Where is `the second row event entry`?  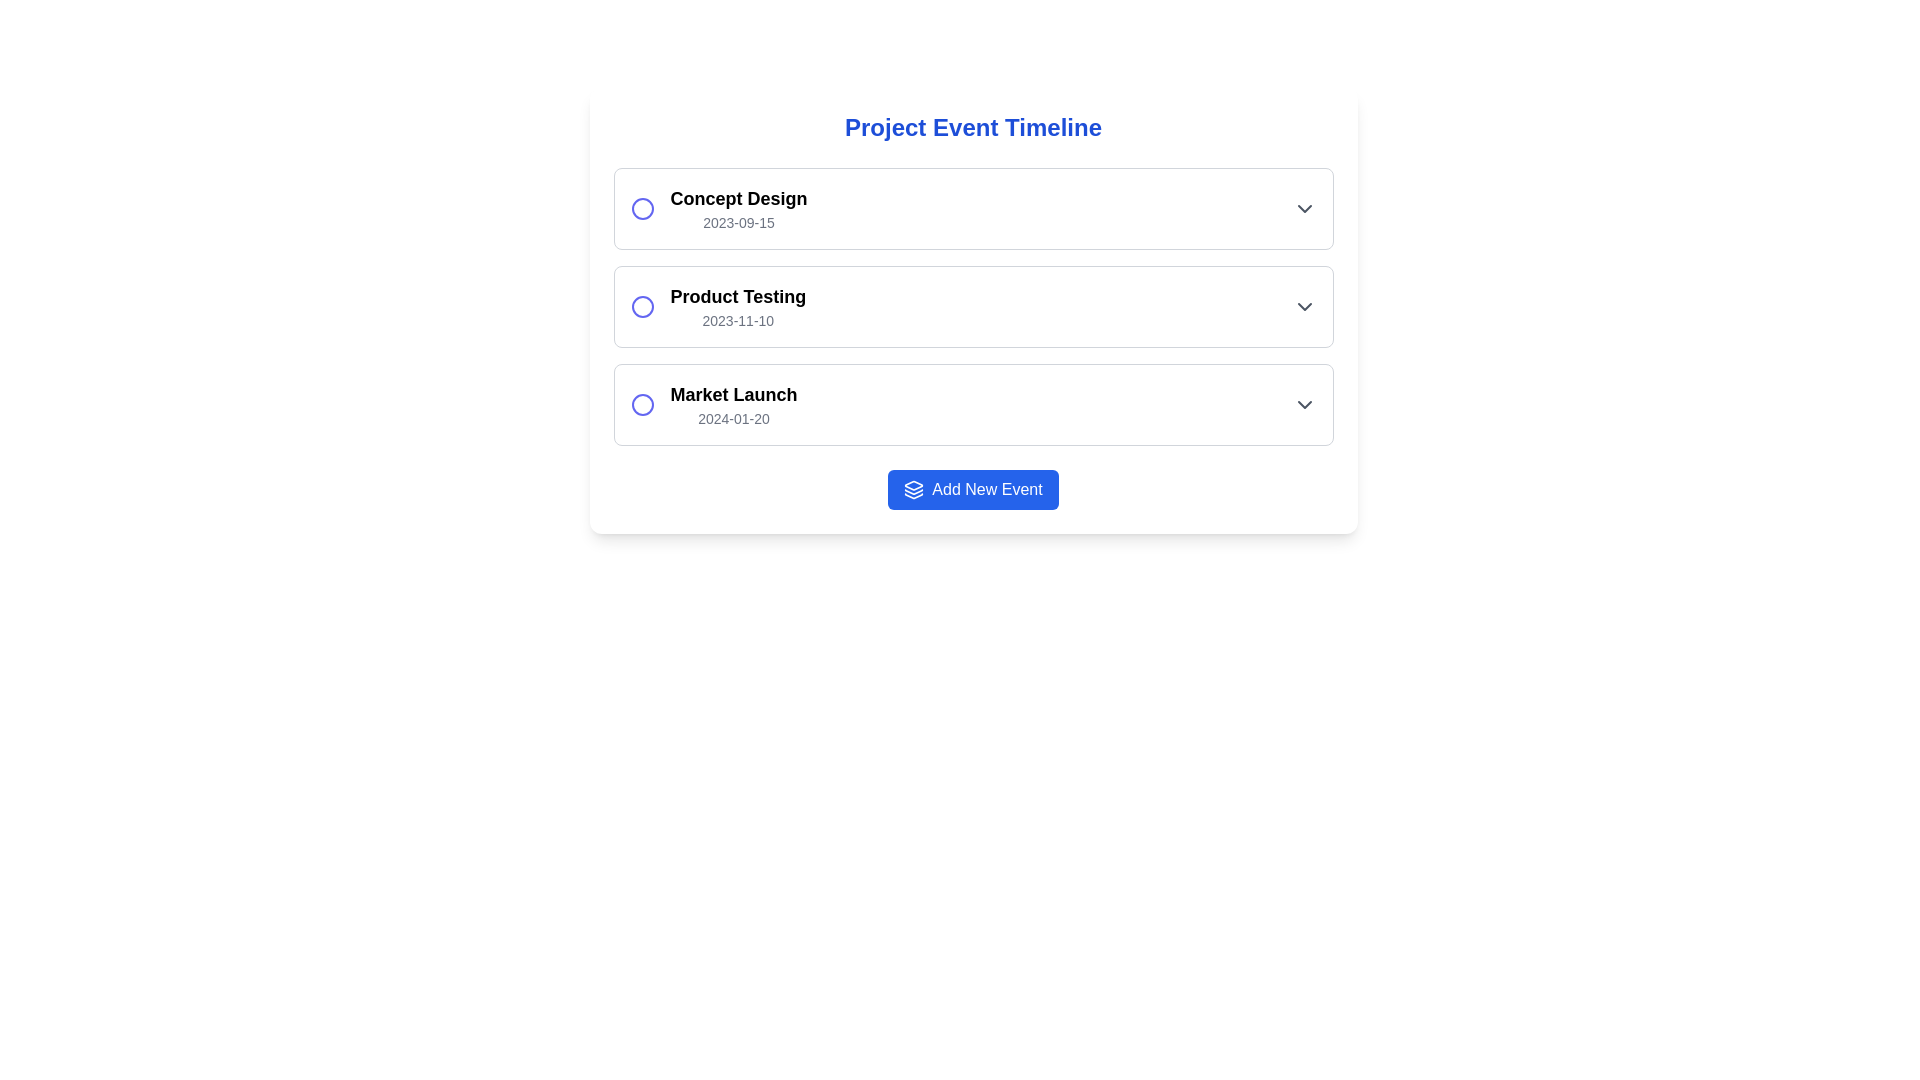 the second row event entry is located at coordinates (973, 307).